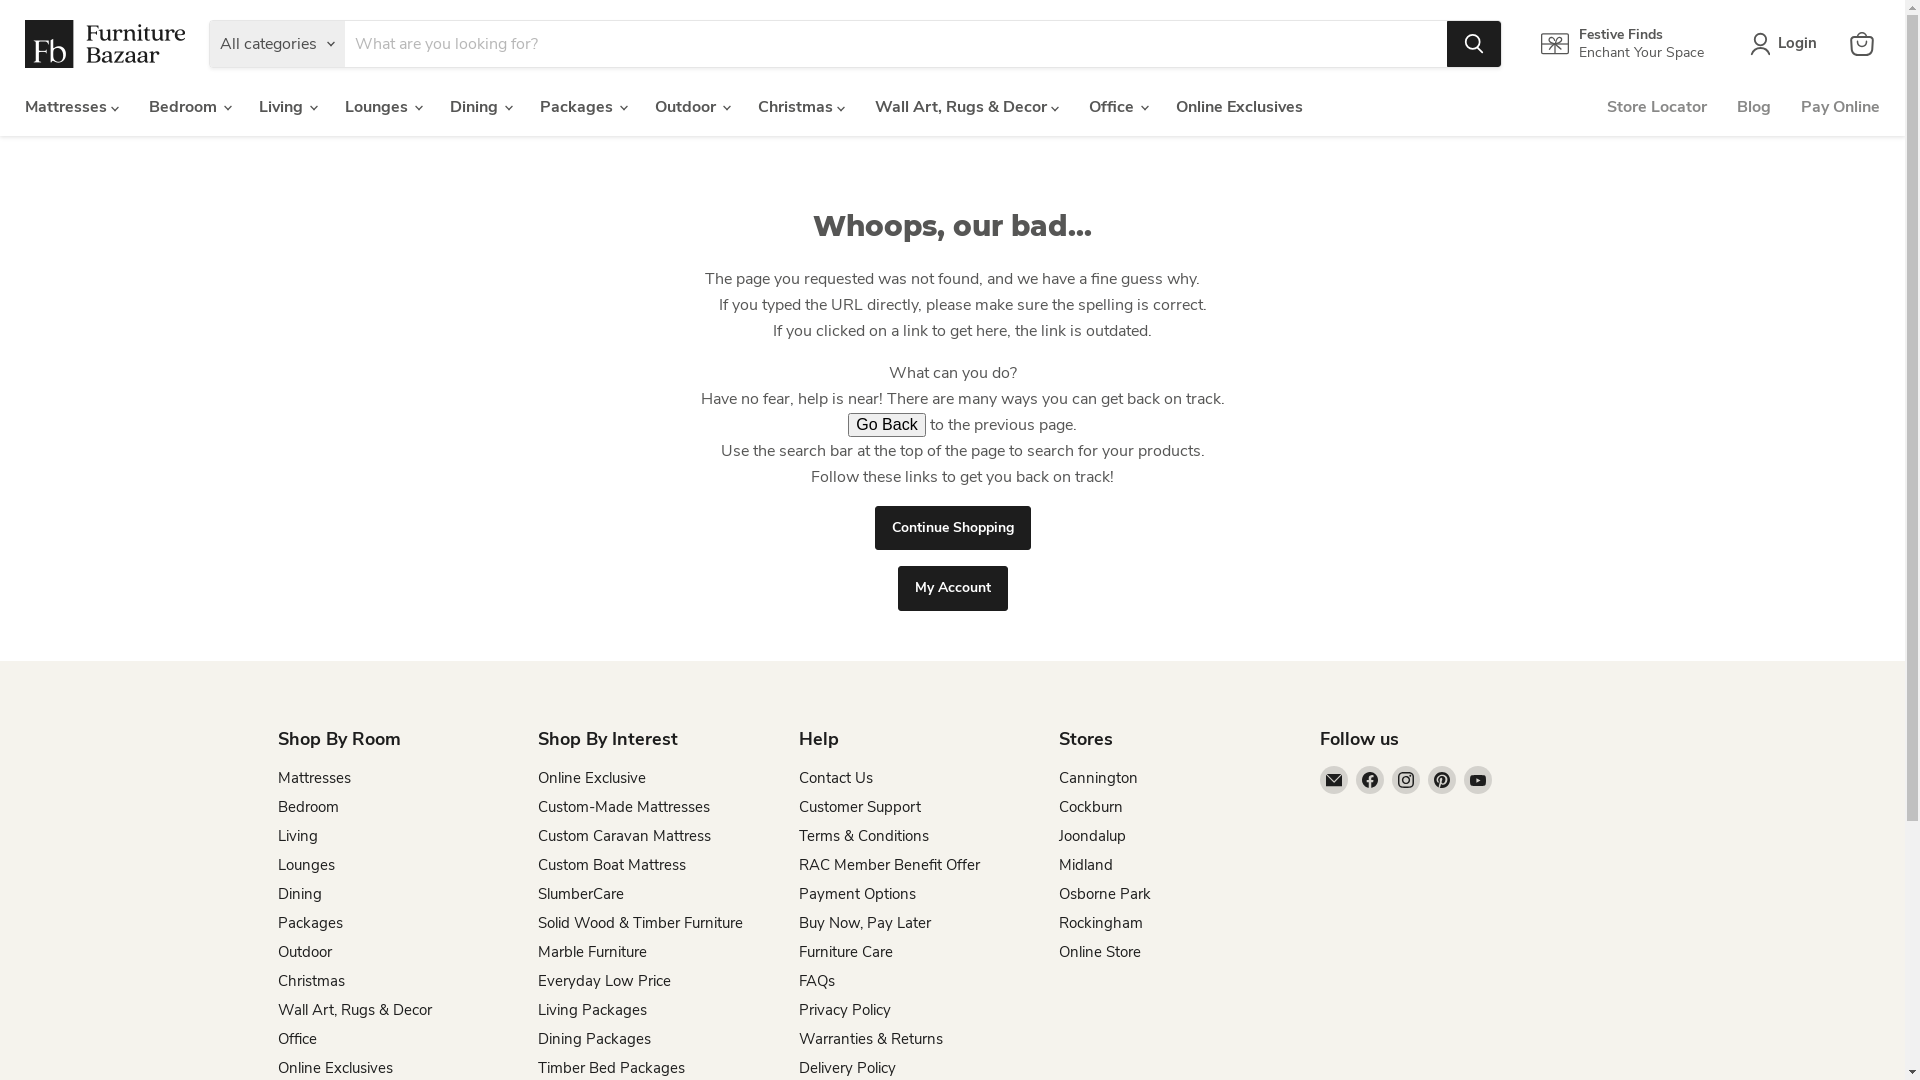 The height and width of the screenshot is (1080, 1920). I want to click on 'Go Back', so click(885, 423).